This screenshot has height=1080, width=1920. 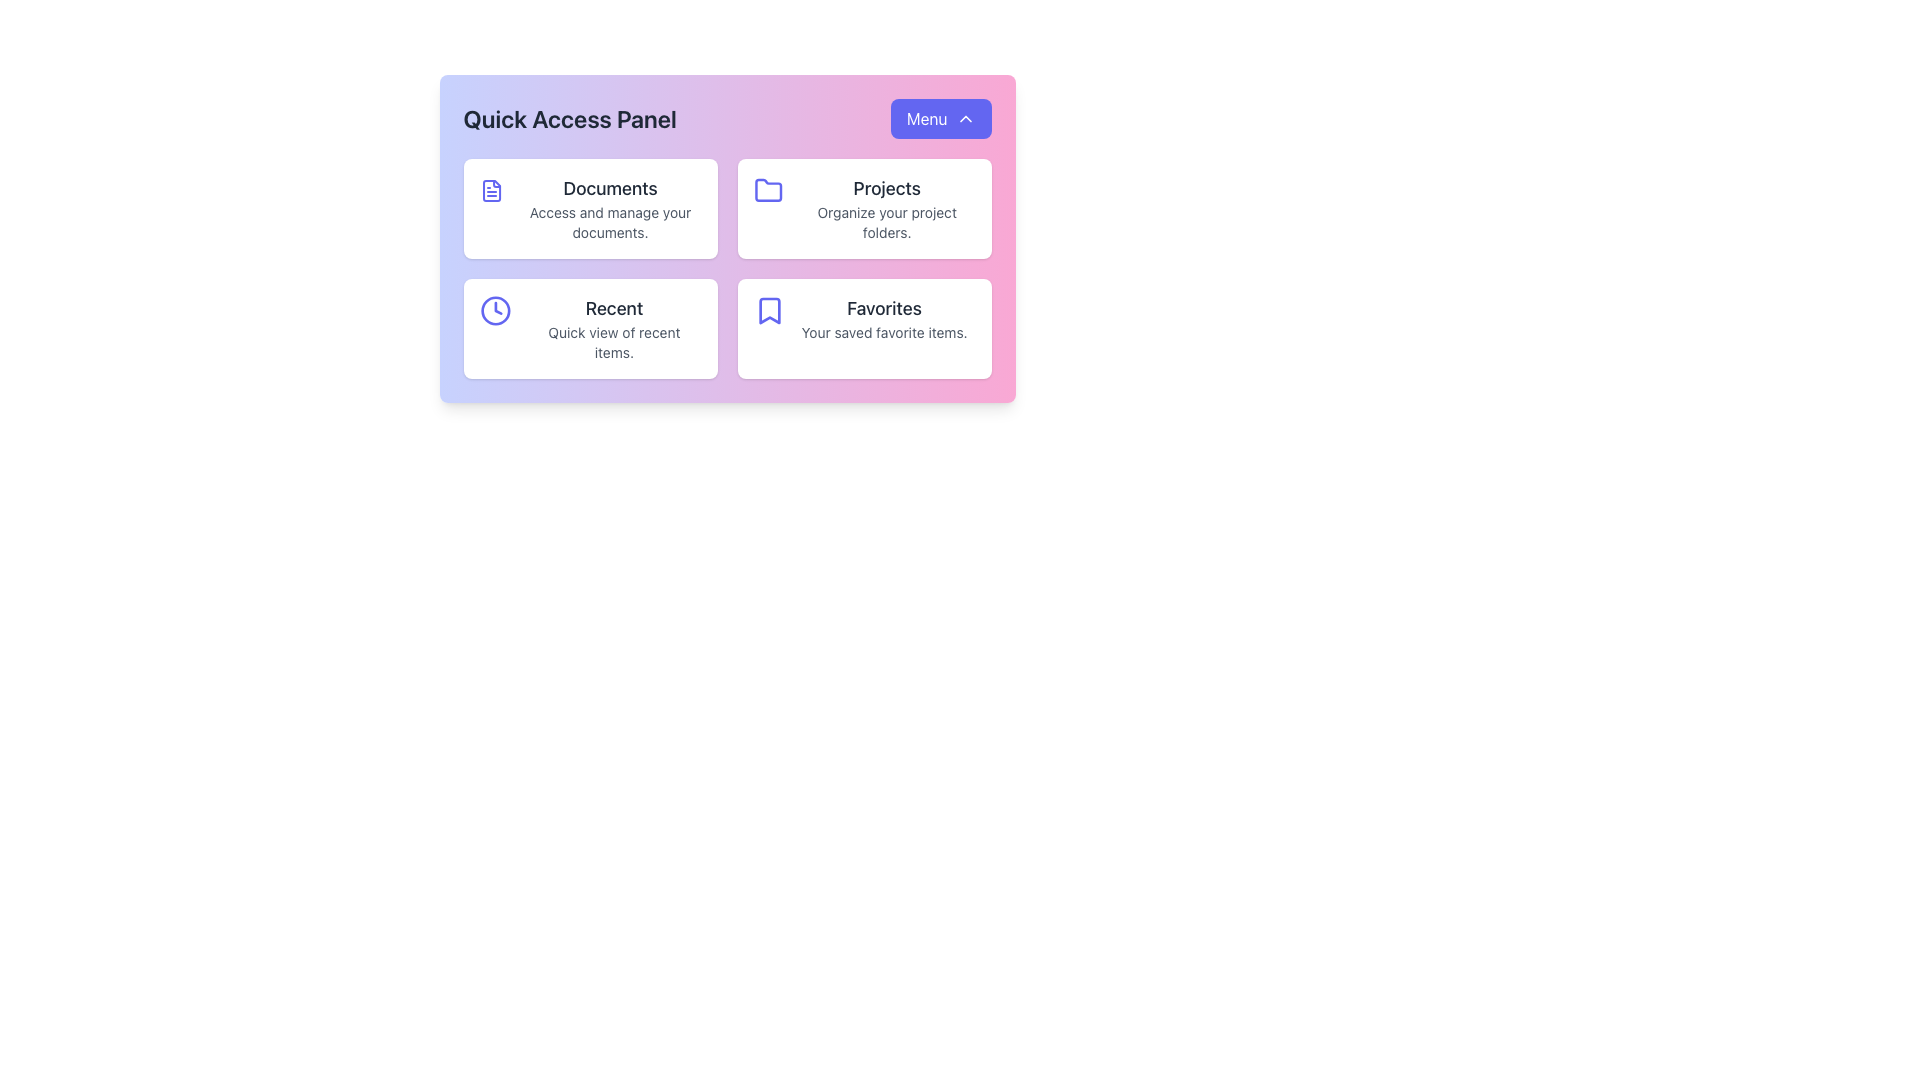 I want to click on the 'Documents' text label, which is styled in a larger, bold, dark gray font and is located within the 'Quick Access Panel', so click(x=609, y=208).